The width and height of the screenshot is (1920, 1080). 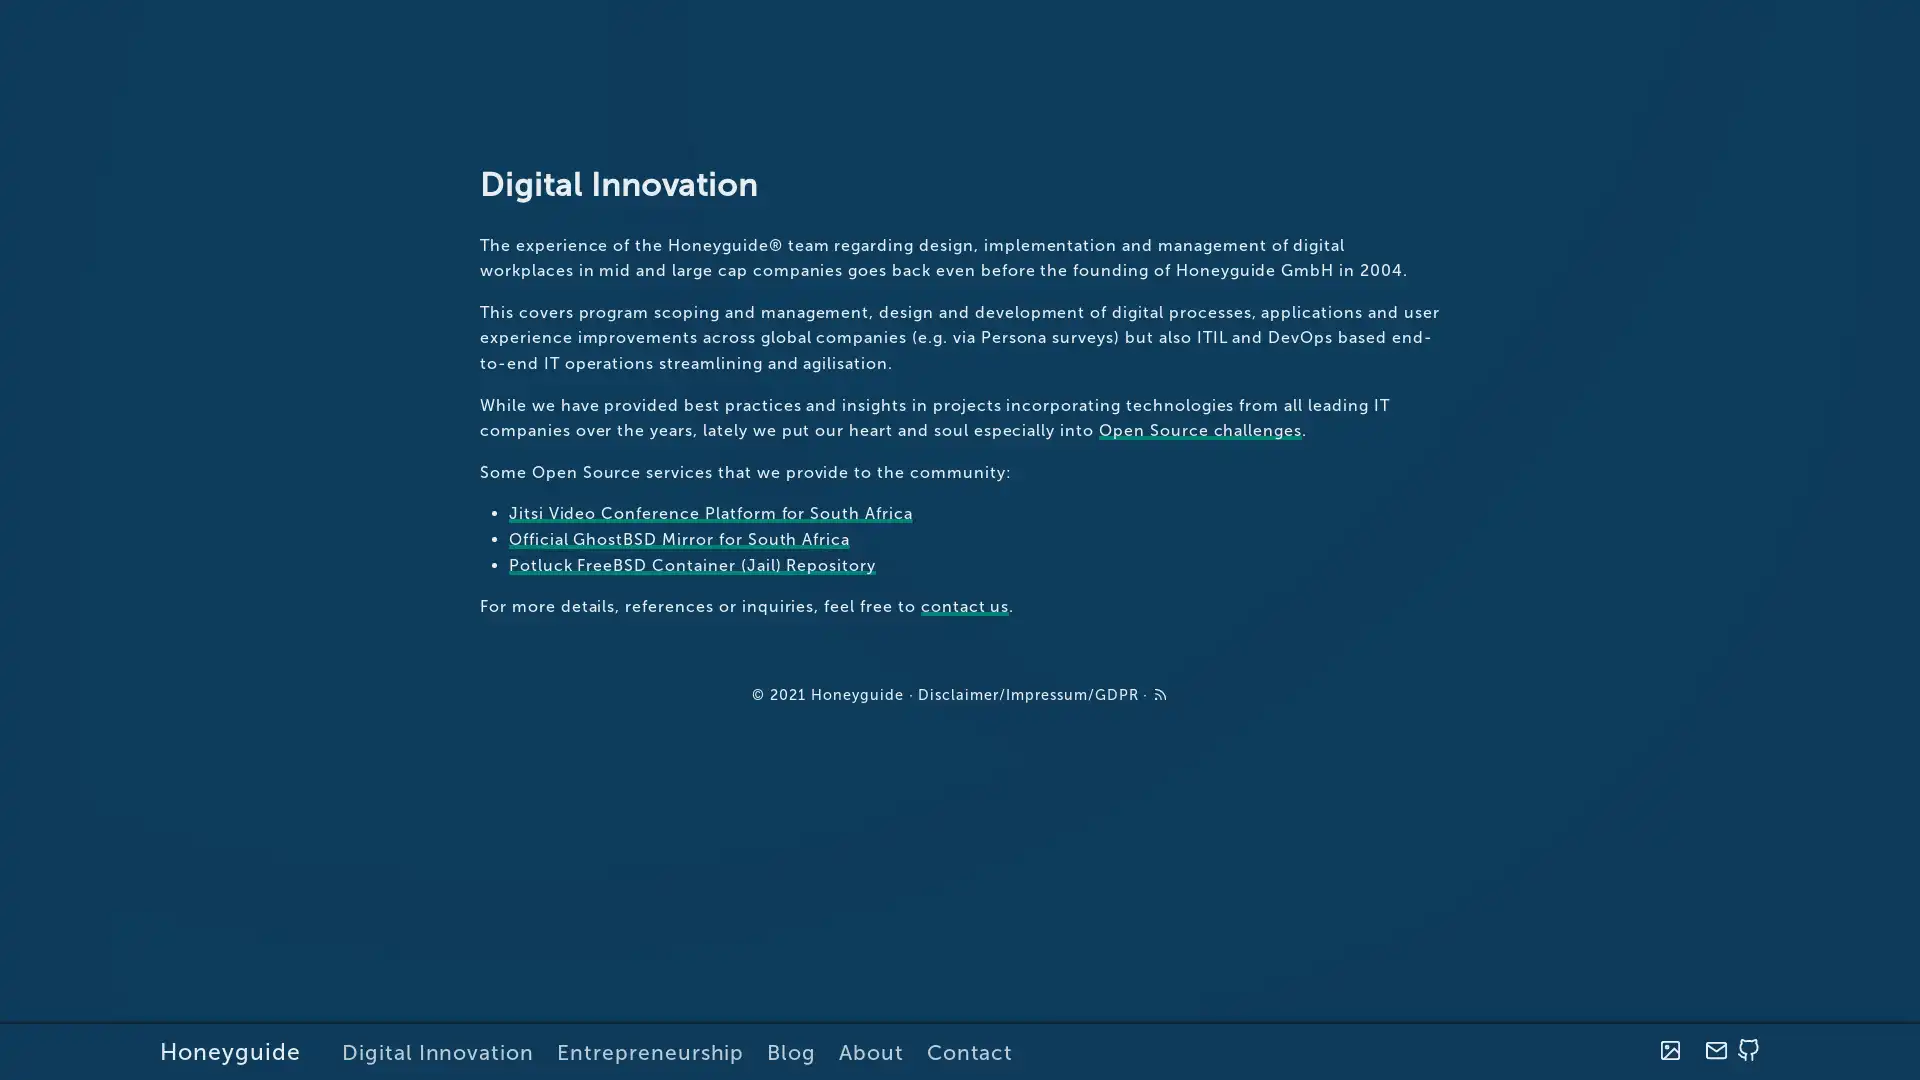 What do you see at coordinates (1669, 1050) in the screenshot?
I see `Featured Image` at bounding box center [1669, 1050].